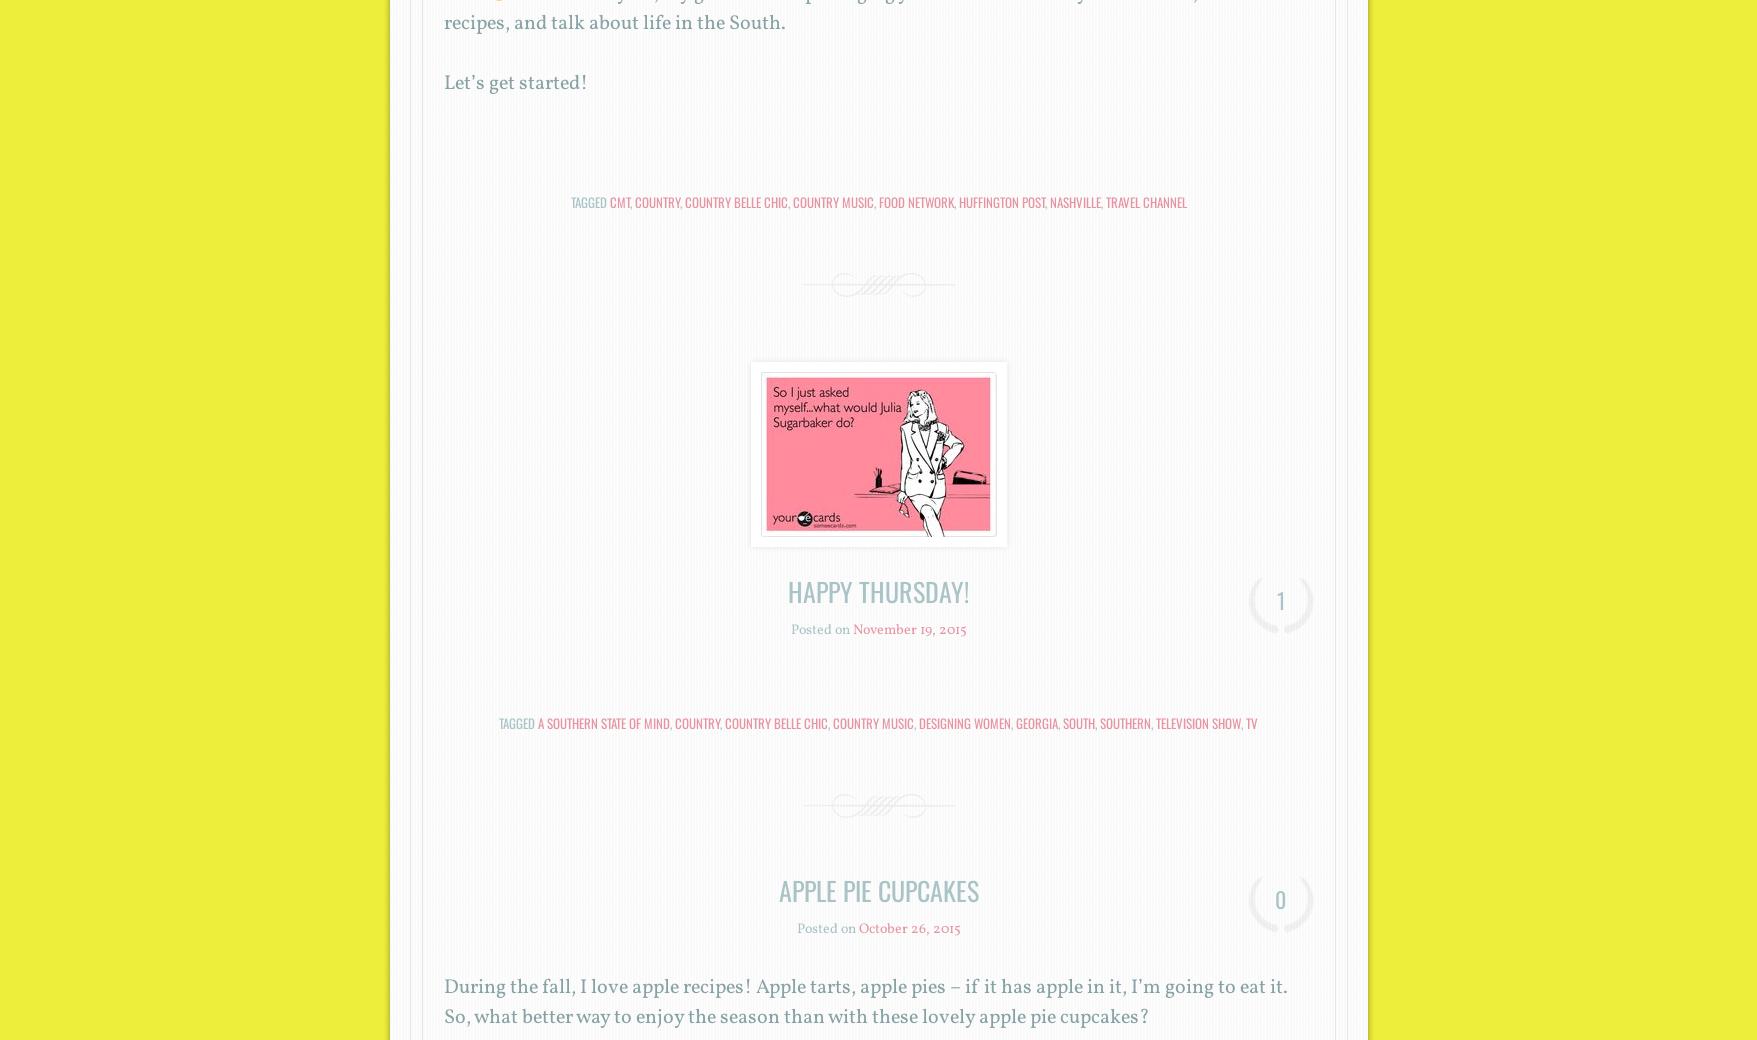 The image size is (1757, 1040). What do you see at coordinates (878, 590) in the screenshot?
I see `'Happy Thursday!'` at bounding box center [878, 590].